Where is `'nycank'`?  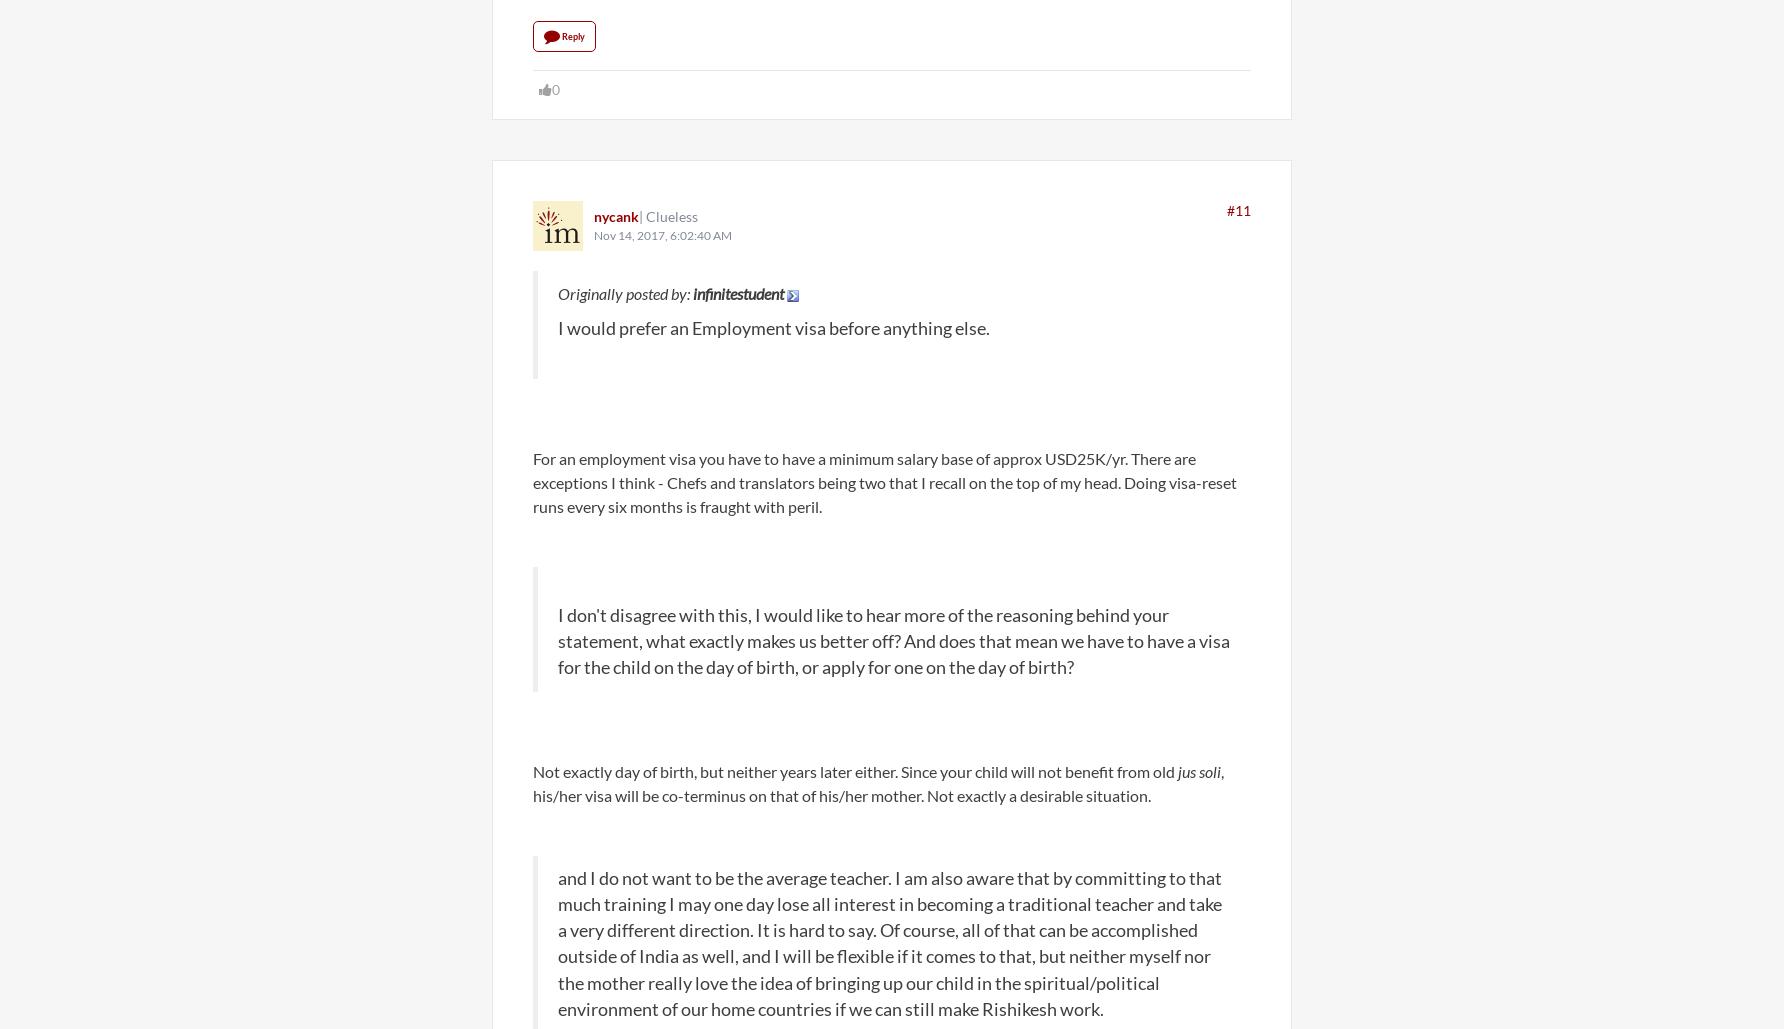 'nycank' is located at coordinates (593, 215).